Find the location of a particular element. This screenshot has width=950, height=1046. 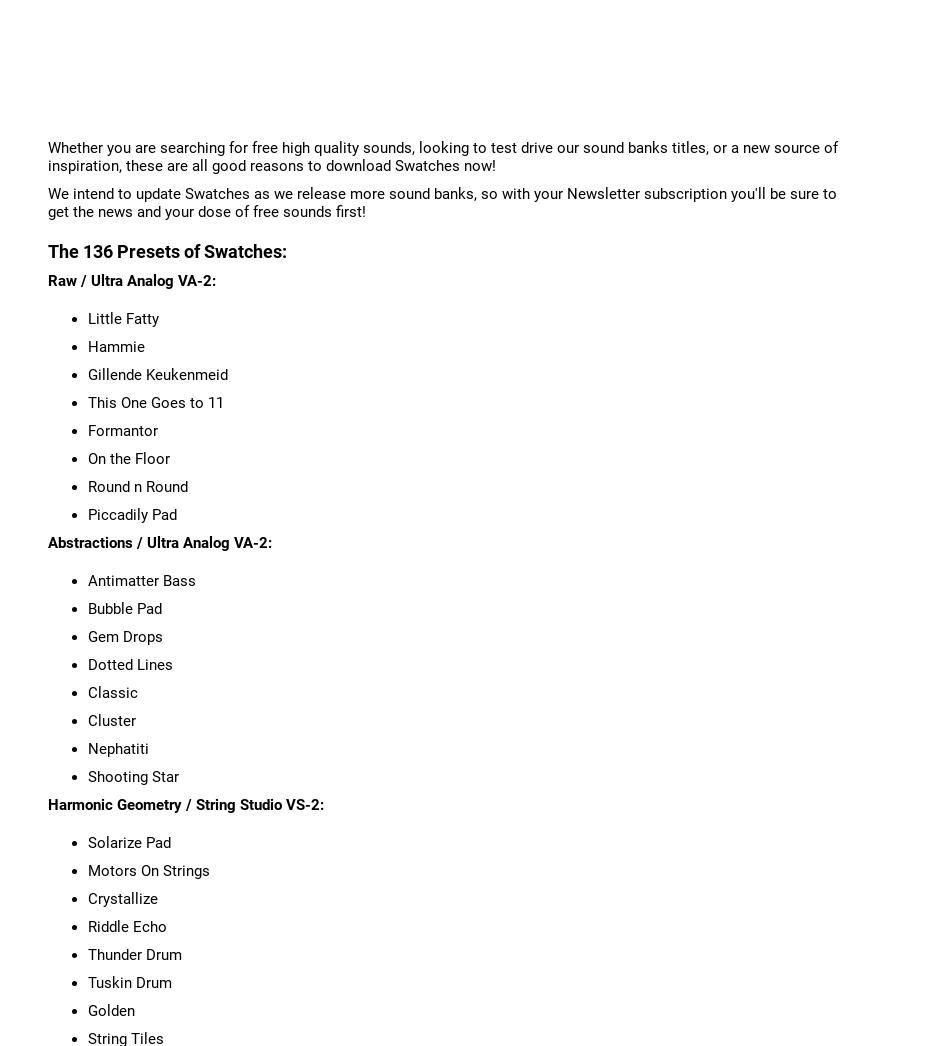

'Little Fatty' is located at coordinates (122, 316).